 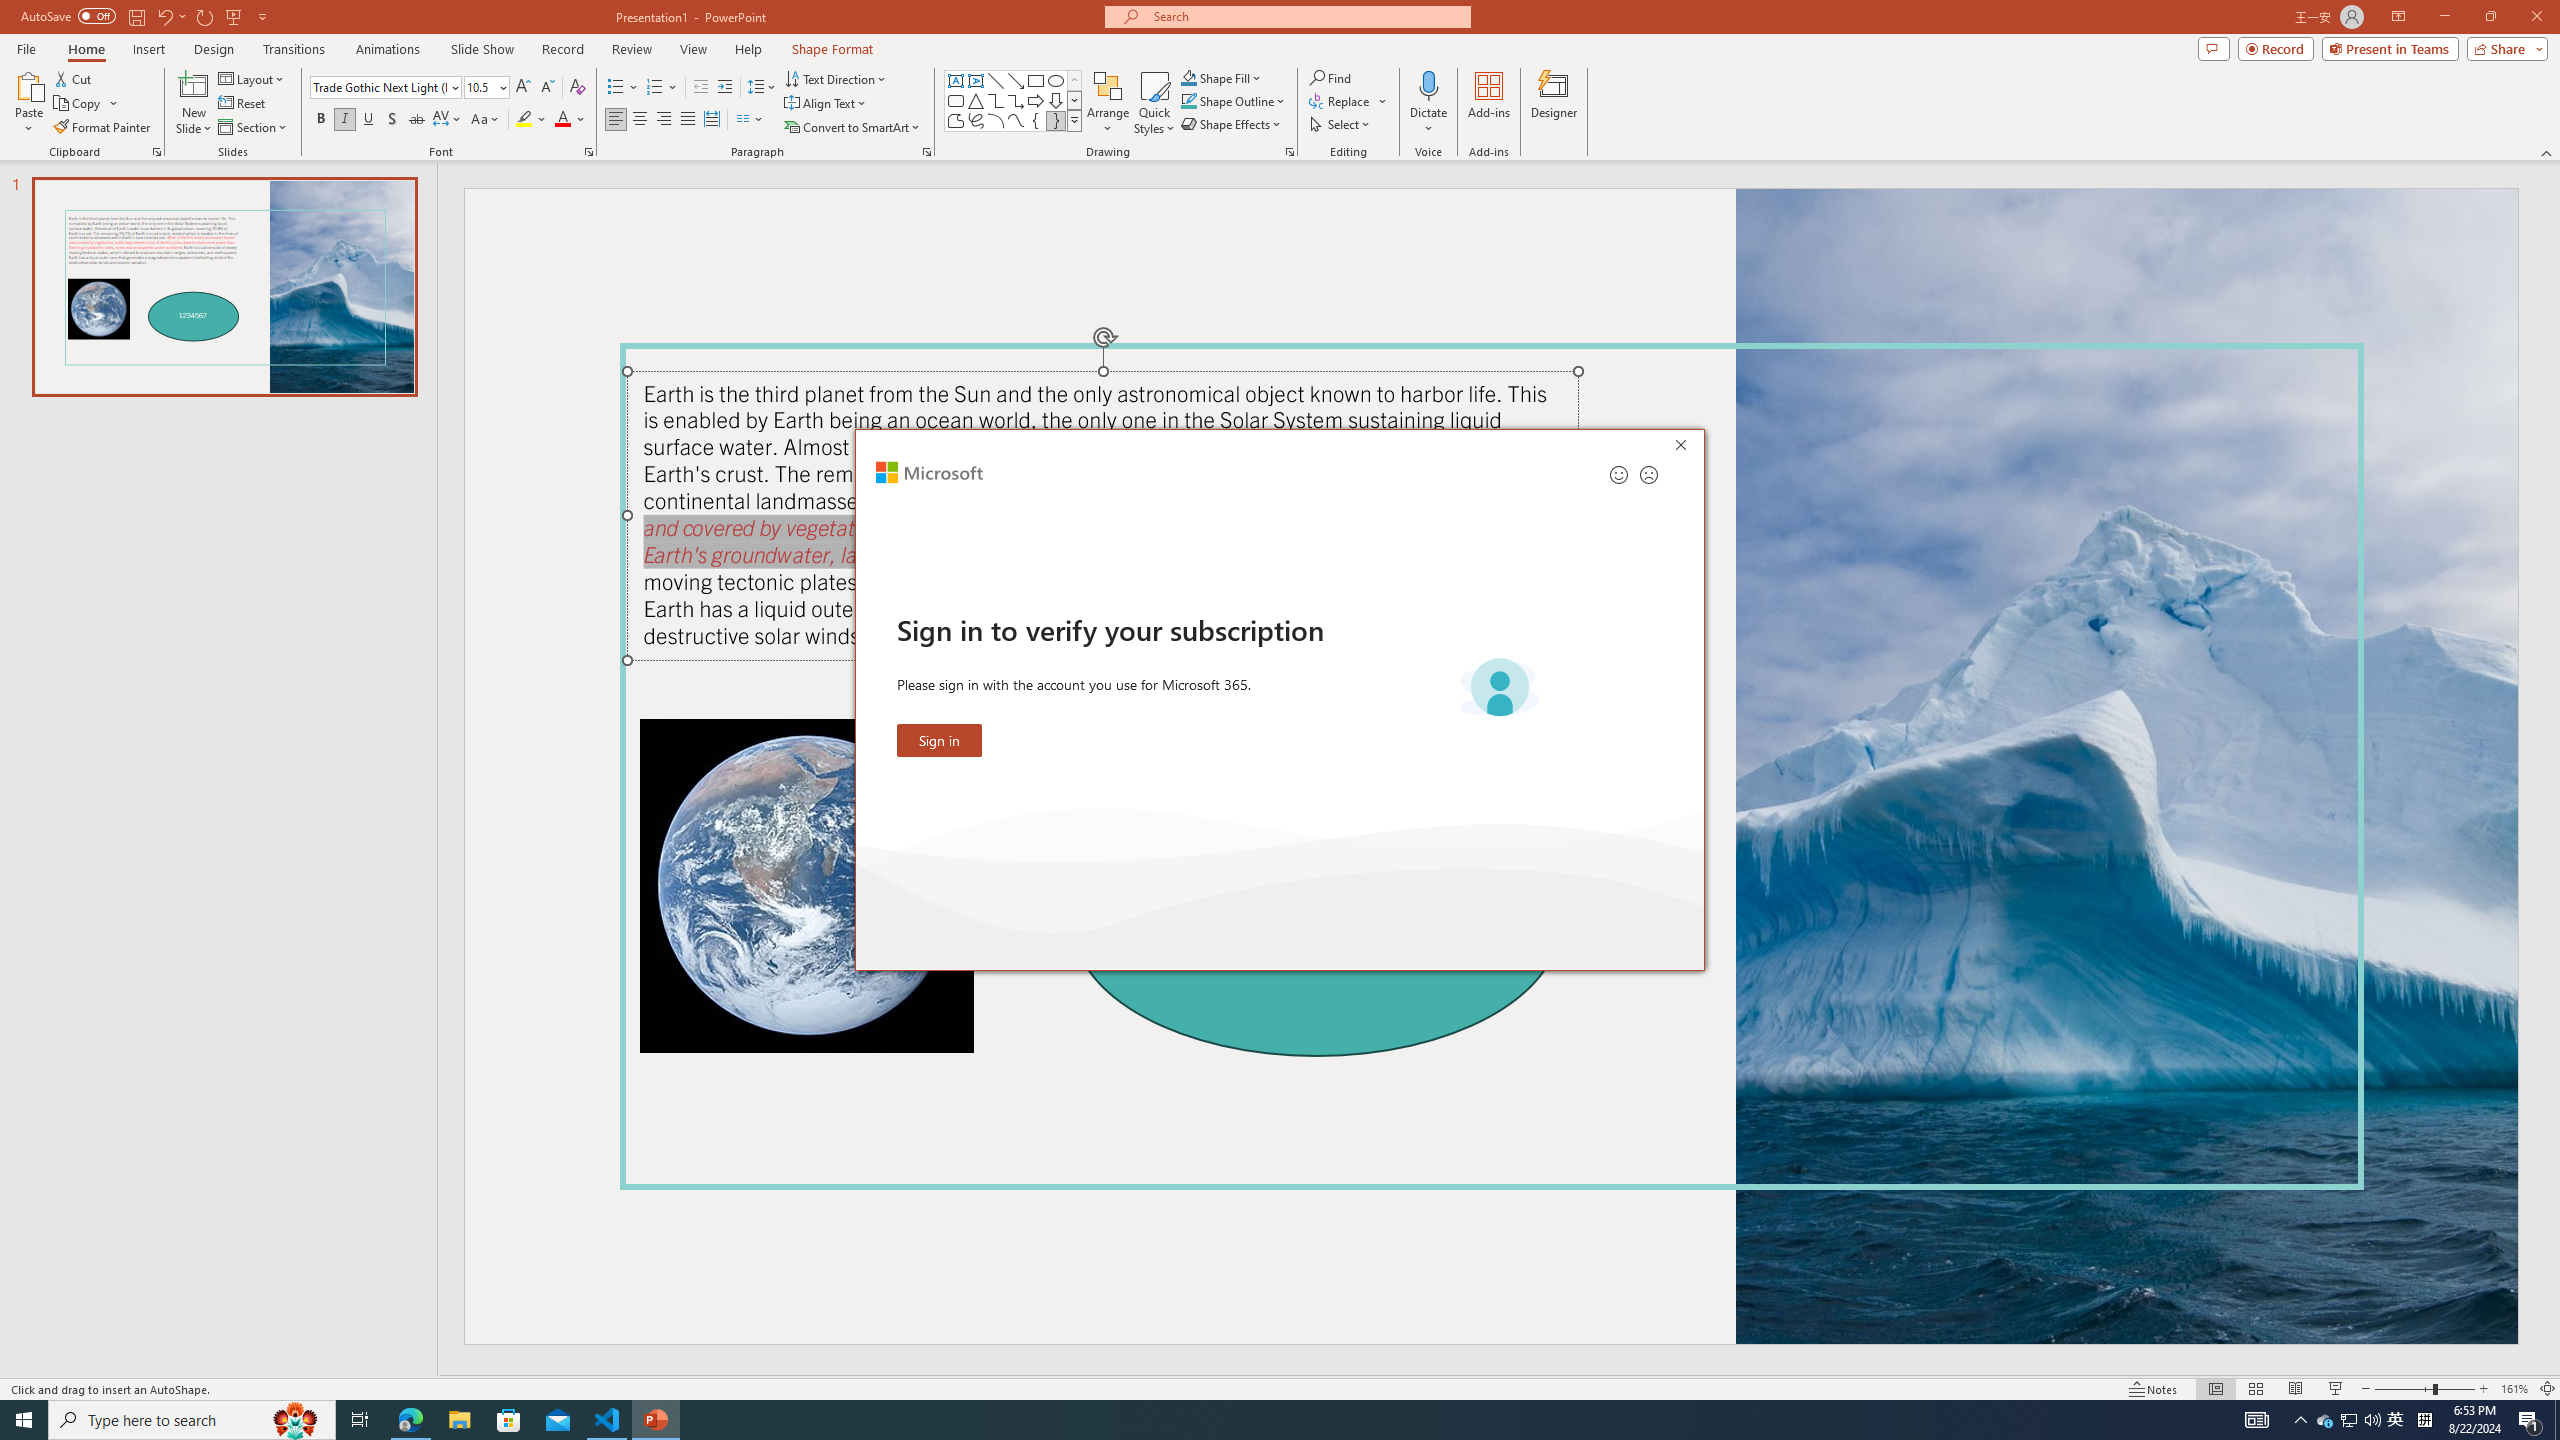 I want to click on 'Center', so click(x=640, y=118).